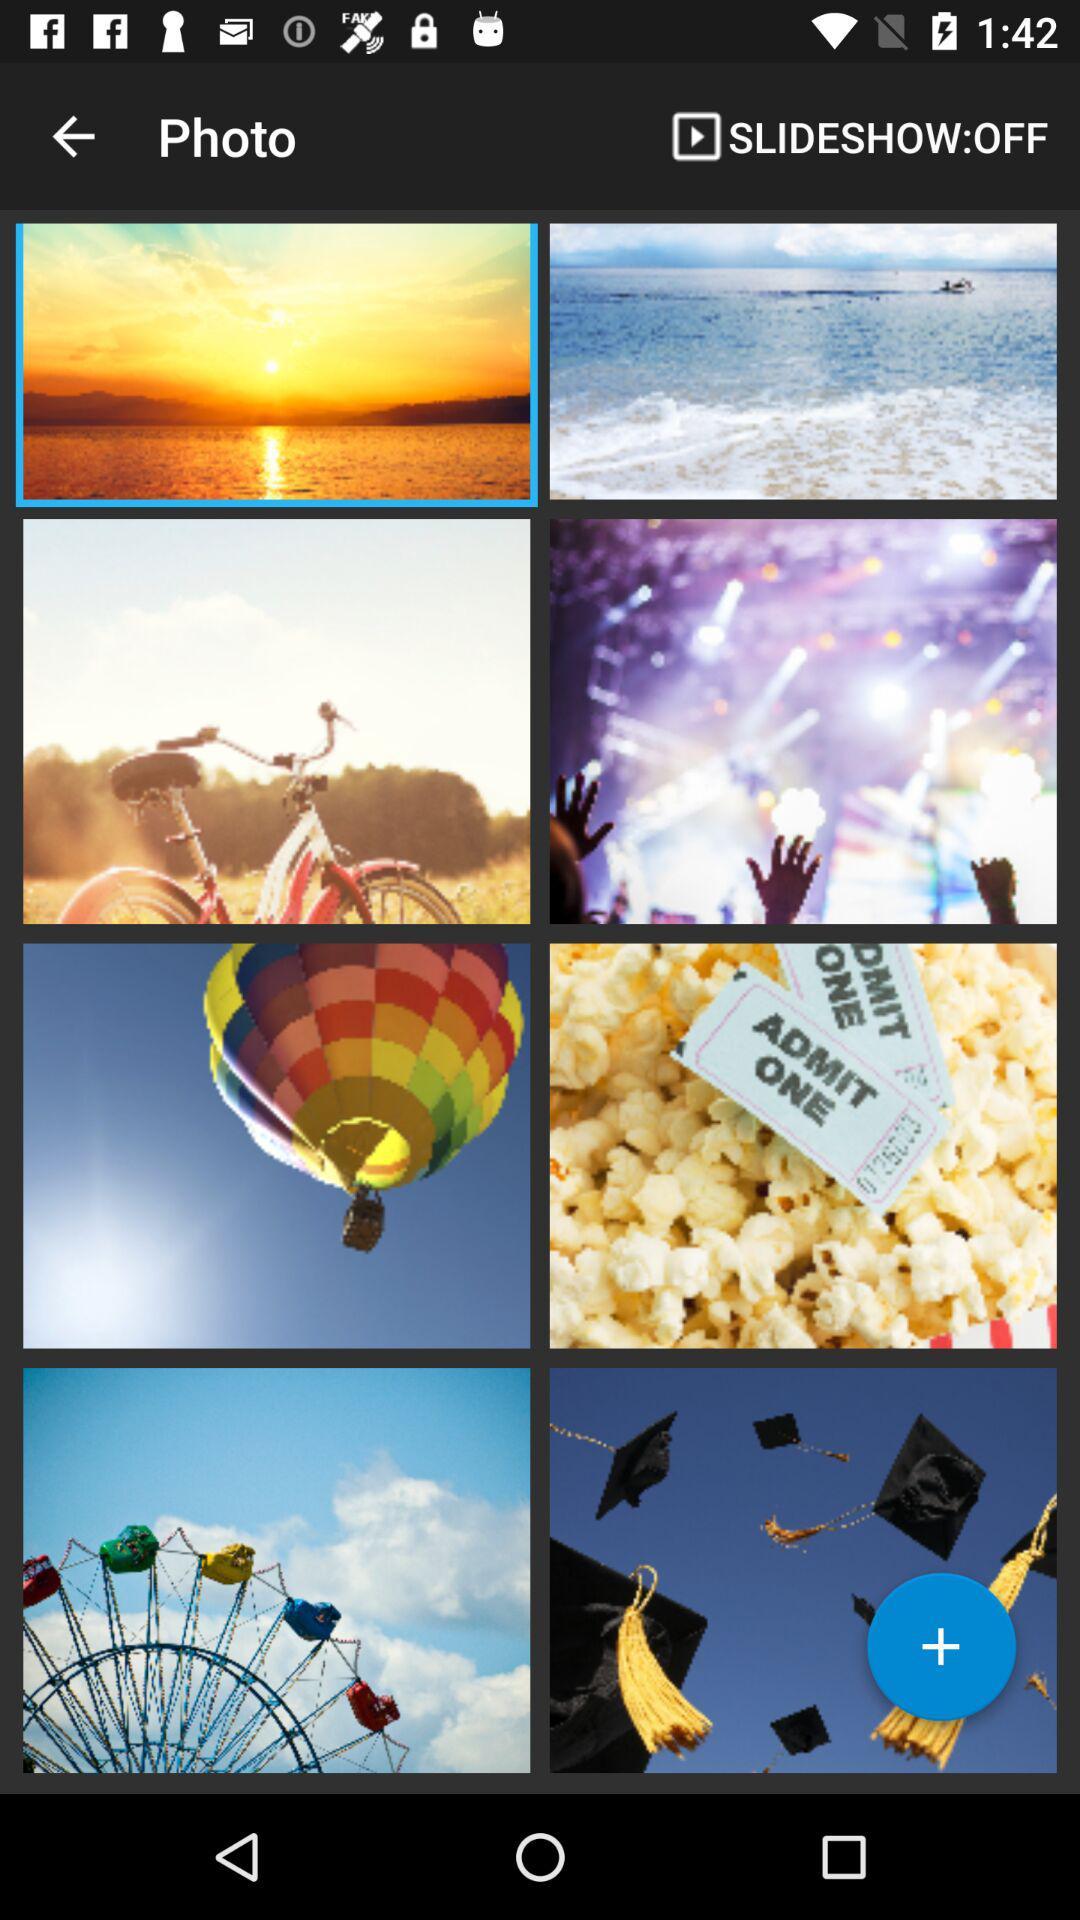 Image resolution: width=1080 pixels, height=1920 pixels. I want to click on photo option, so click(276, 364).